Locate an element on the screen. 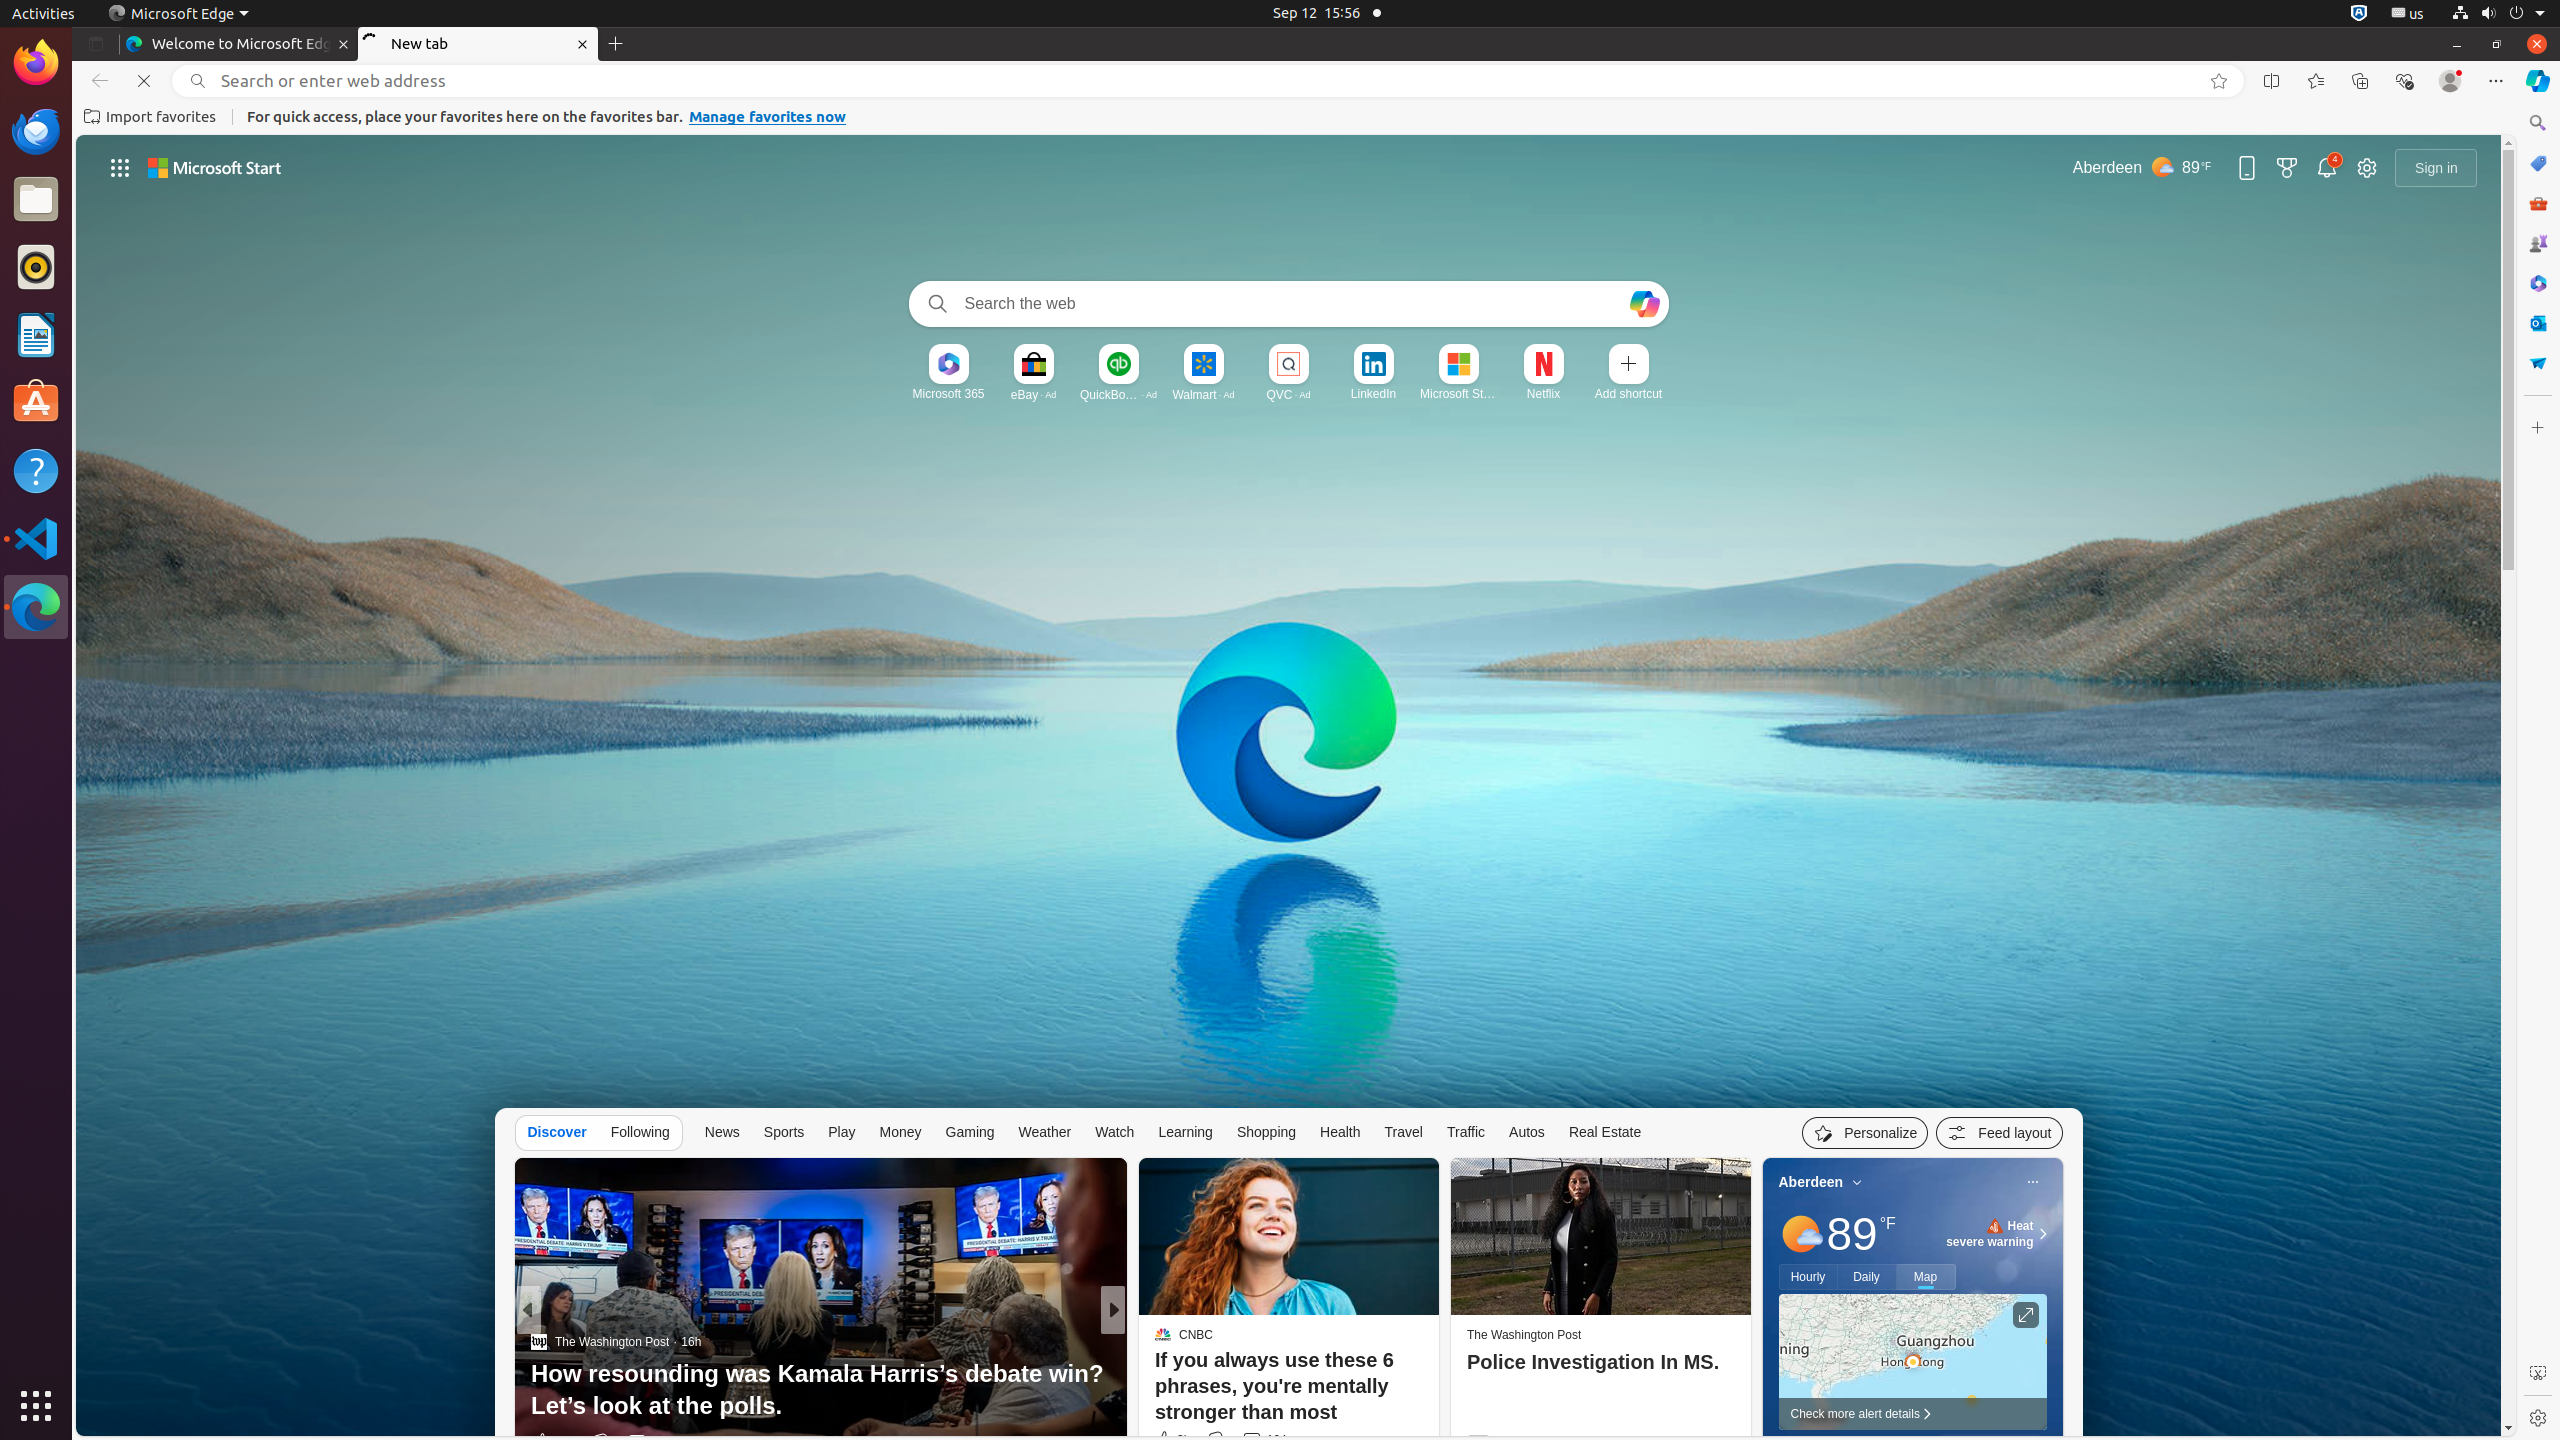  'Play' is located at coordinates (840, 1130).